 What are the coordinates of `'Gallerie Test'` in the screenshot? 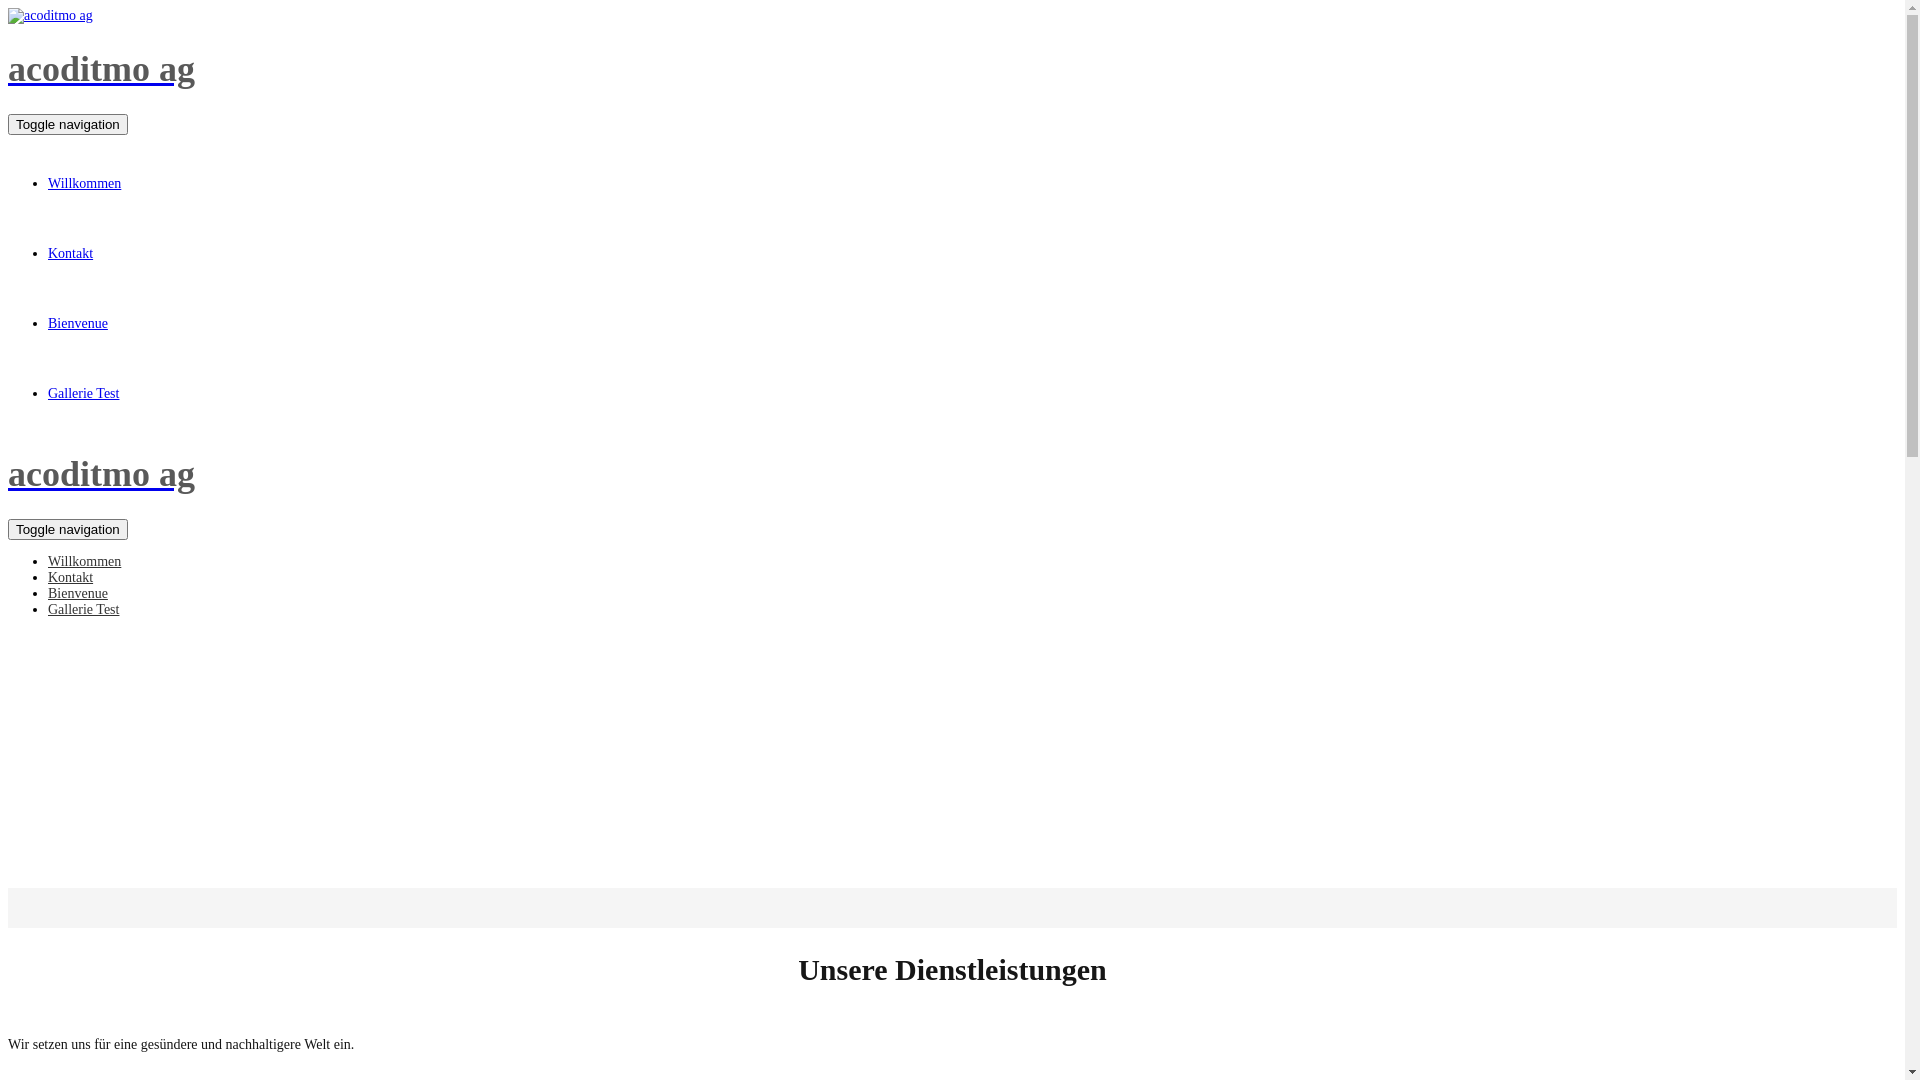 It's located at (82, 609).